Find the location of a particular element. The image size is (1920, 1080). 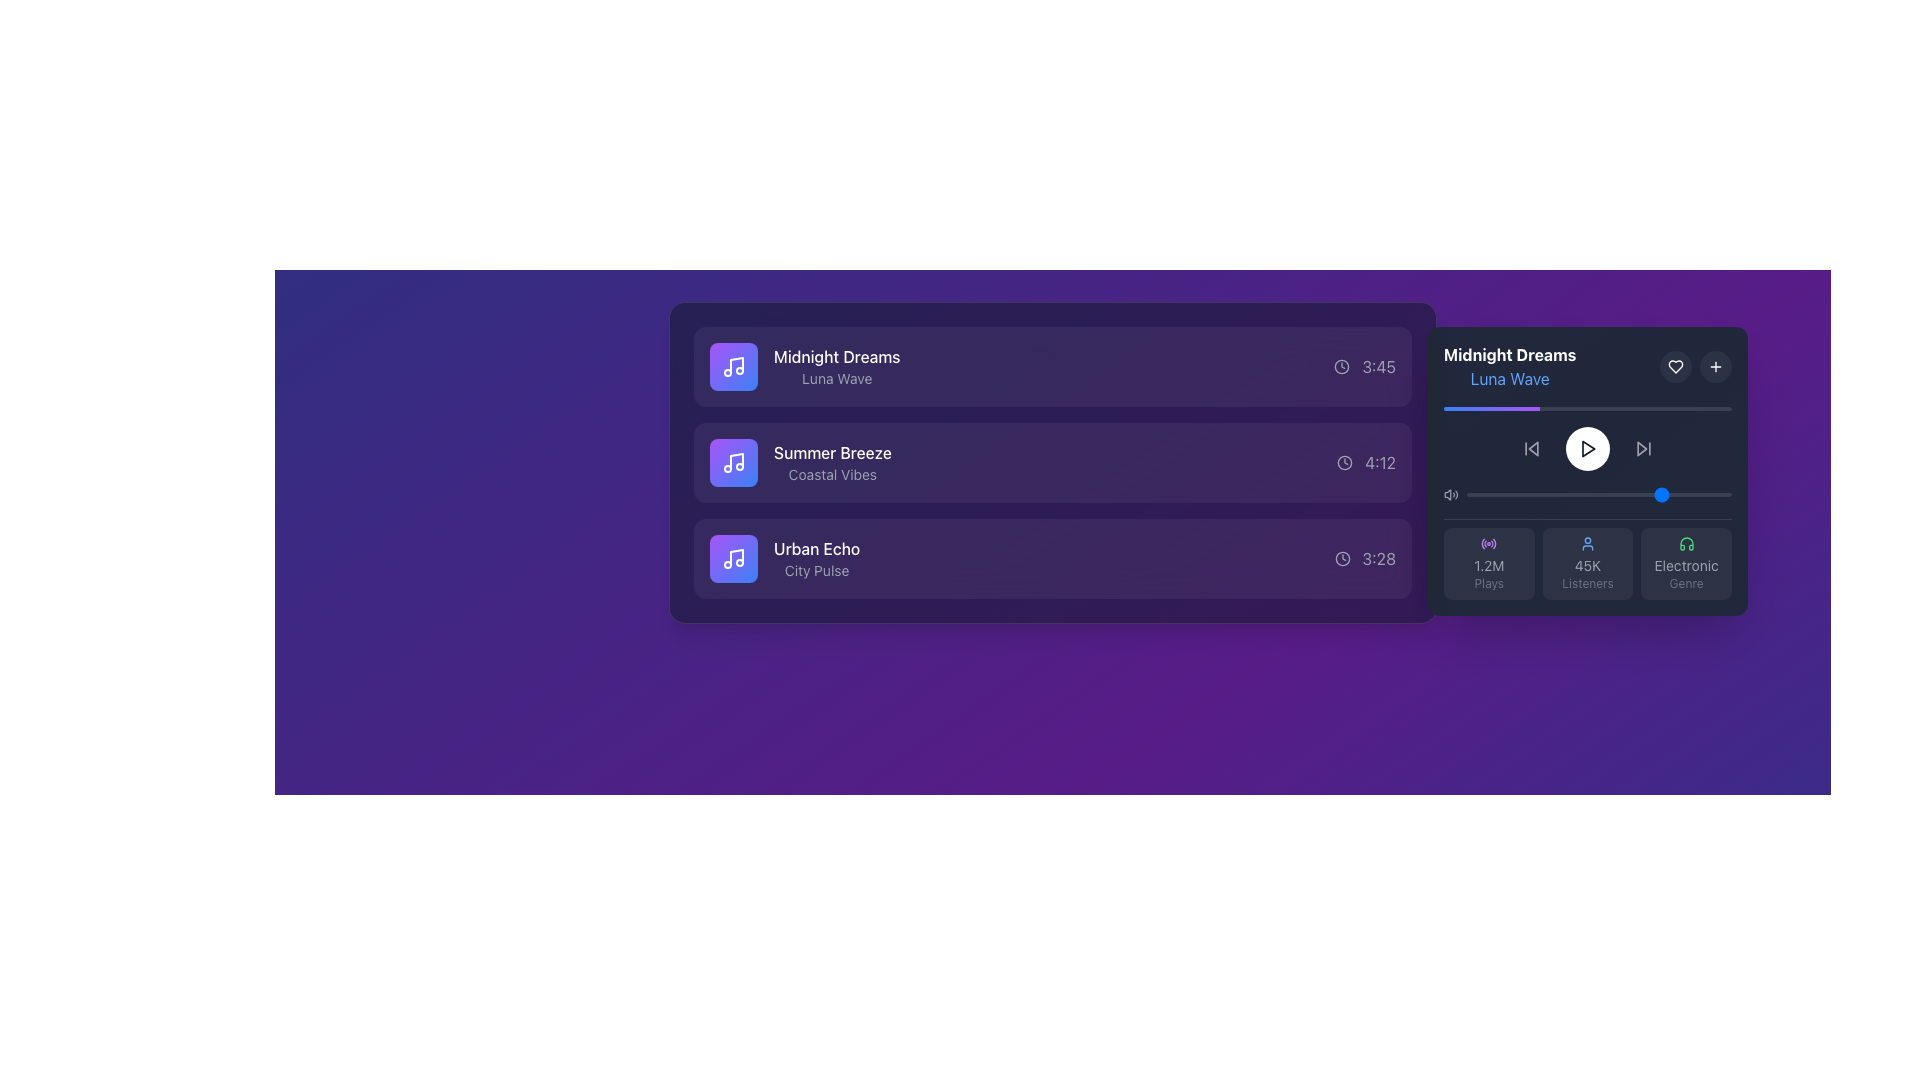

the headphone icon located in the bottom-right corner of the interface is located at coordinates (1685, 543).